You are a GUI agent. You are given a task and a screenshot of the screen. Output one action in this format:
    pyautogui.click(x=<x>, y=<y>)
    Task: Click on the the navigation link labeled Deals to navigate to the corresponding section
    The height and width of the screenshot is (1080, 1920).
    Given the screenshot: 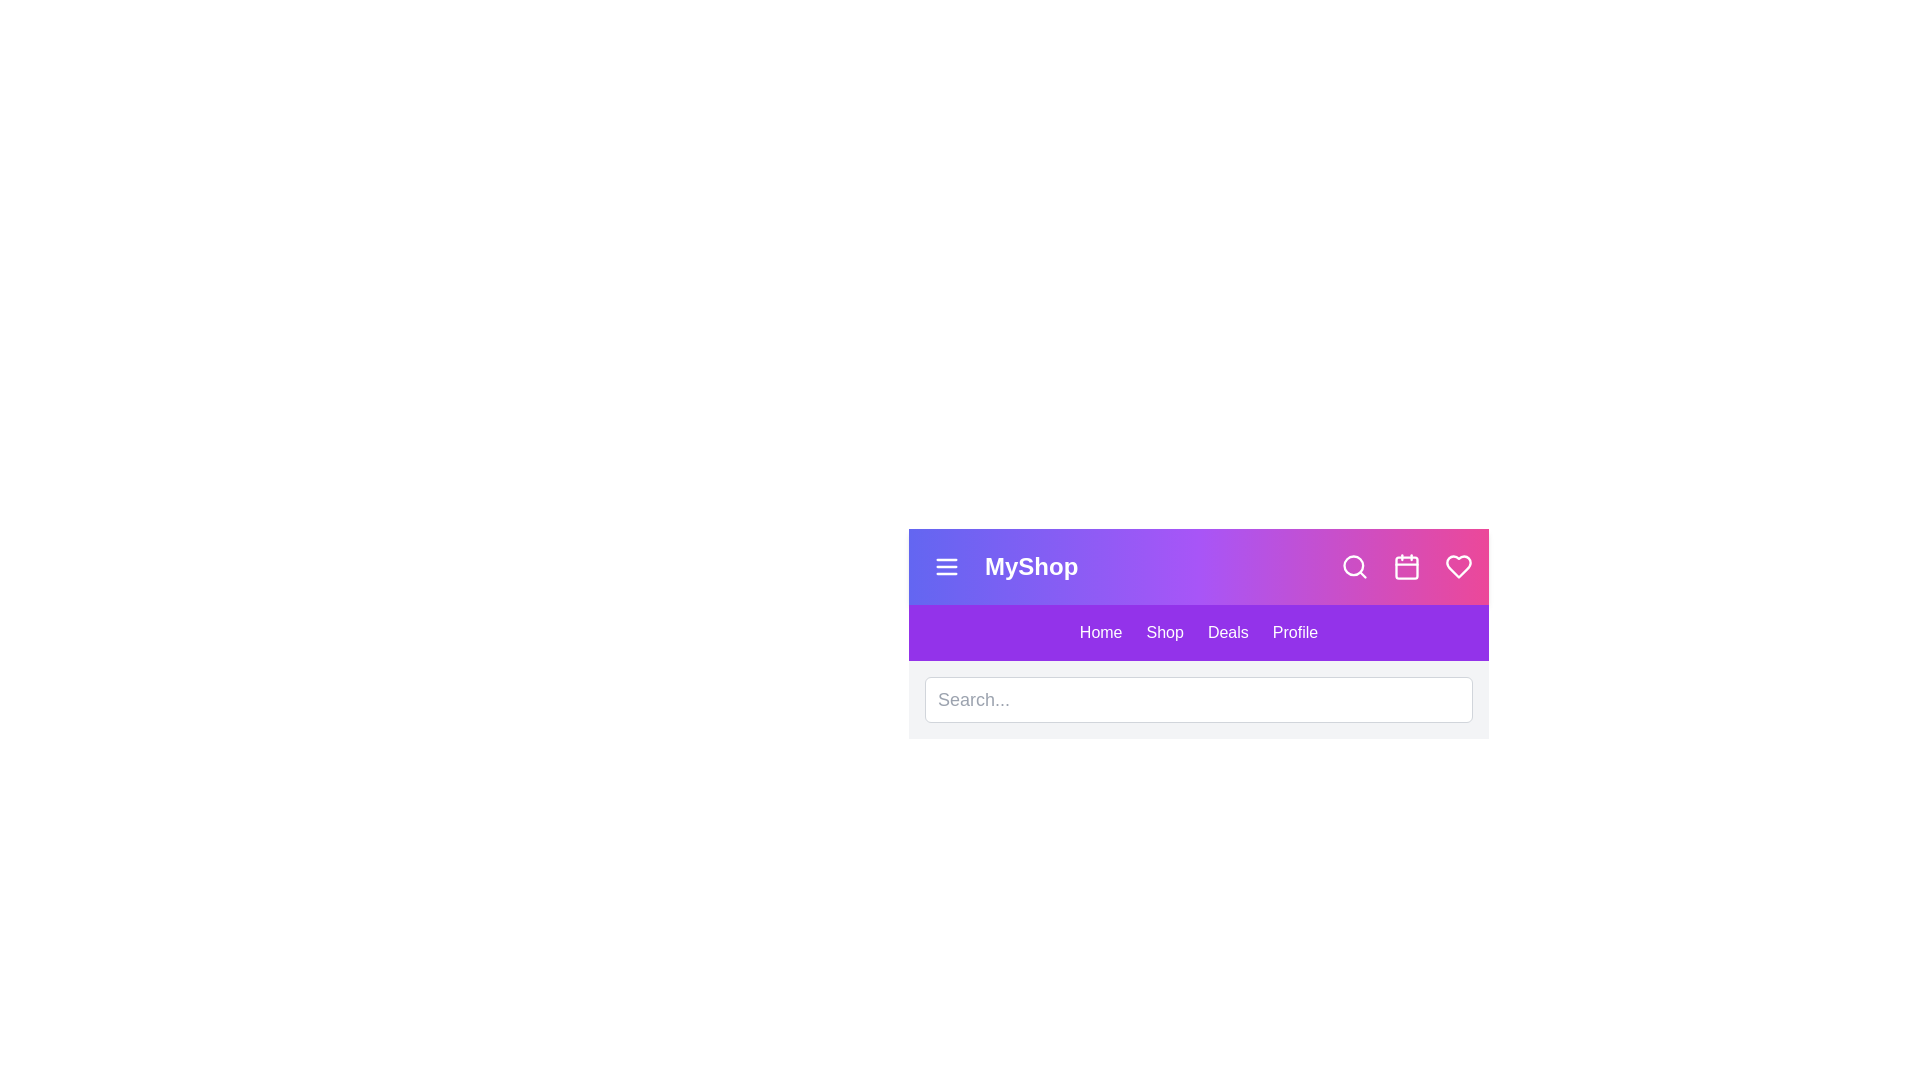 What is the action you would take?
    pyautogui.click(x=1227, y=632)
    